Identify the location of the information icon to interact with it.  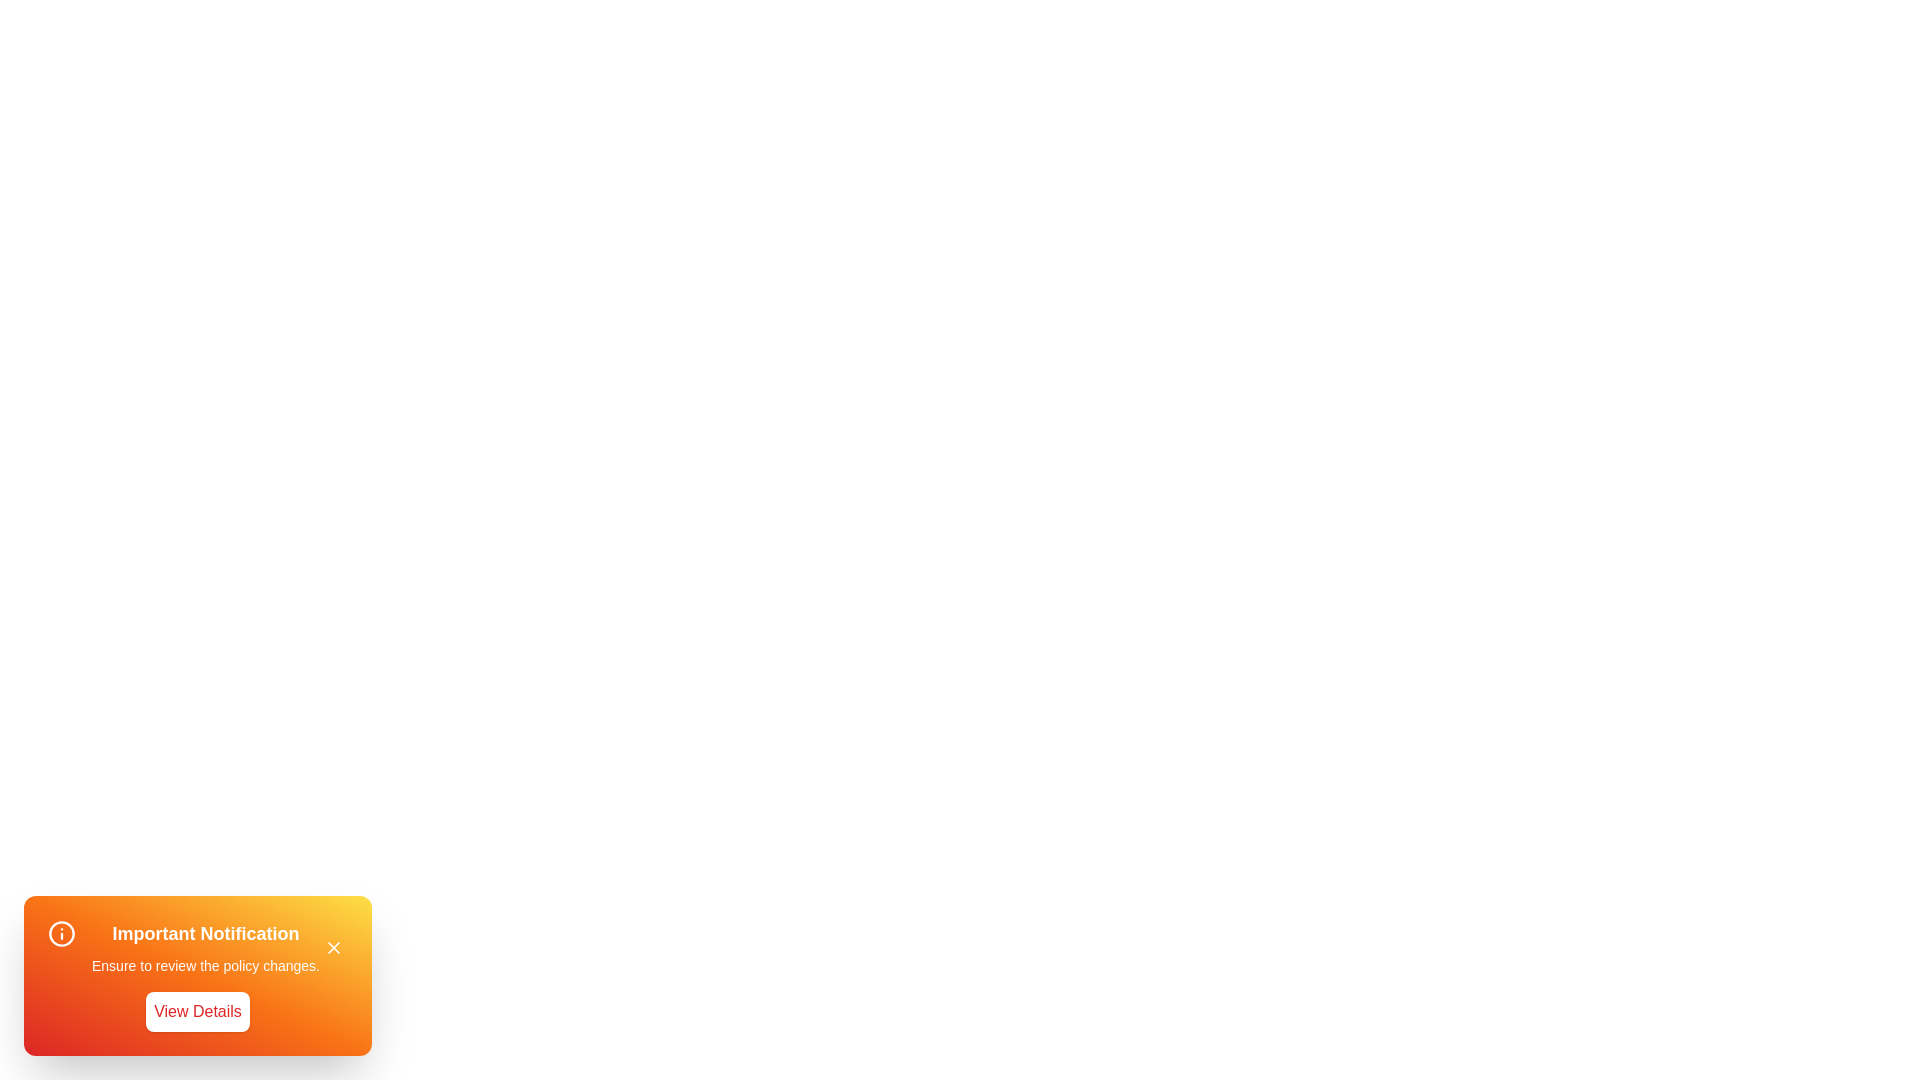
(62, 933).